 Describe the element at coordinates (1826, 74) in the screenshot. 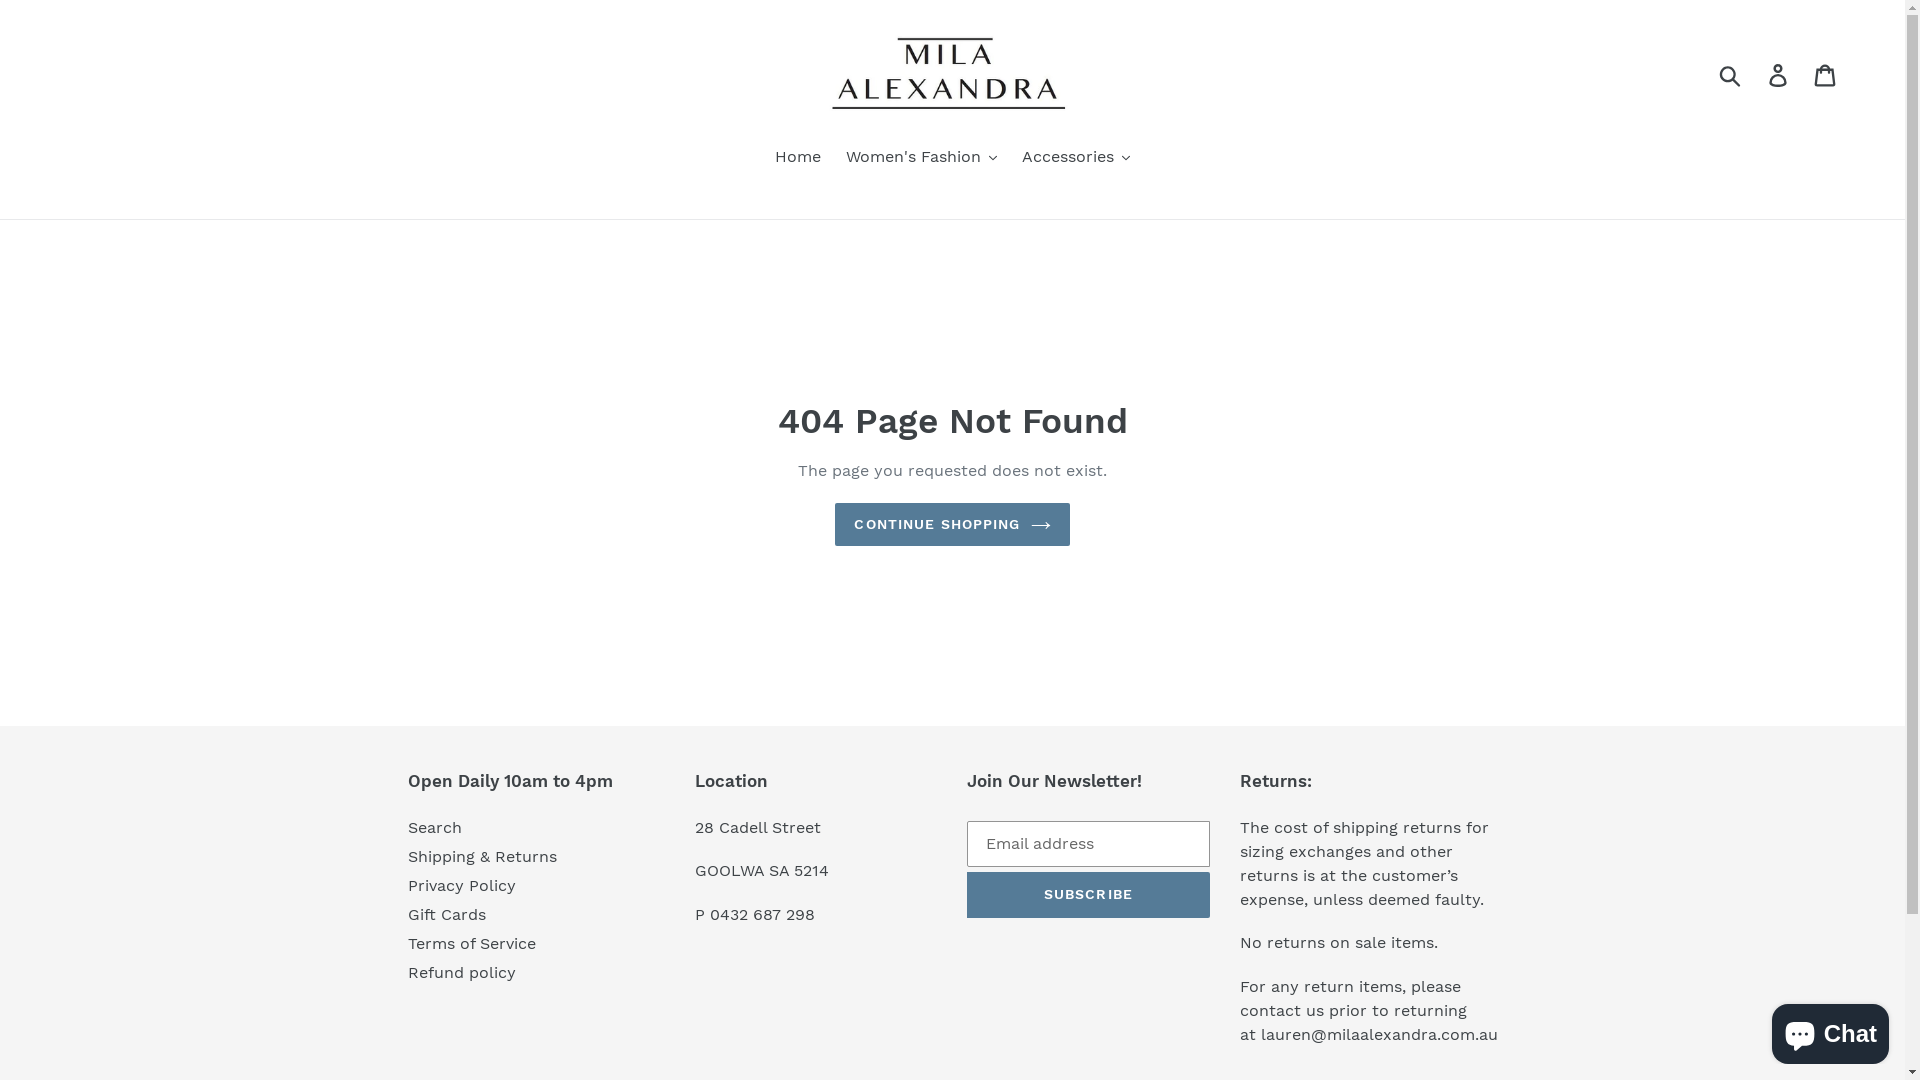

I see `'Cart'` at that location.